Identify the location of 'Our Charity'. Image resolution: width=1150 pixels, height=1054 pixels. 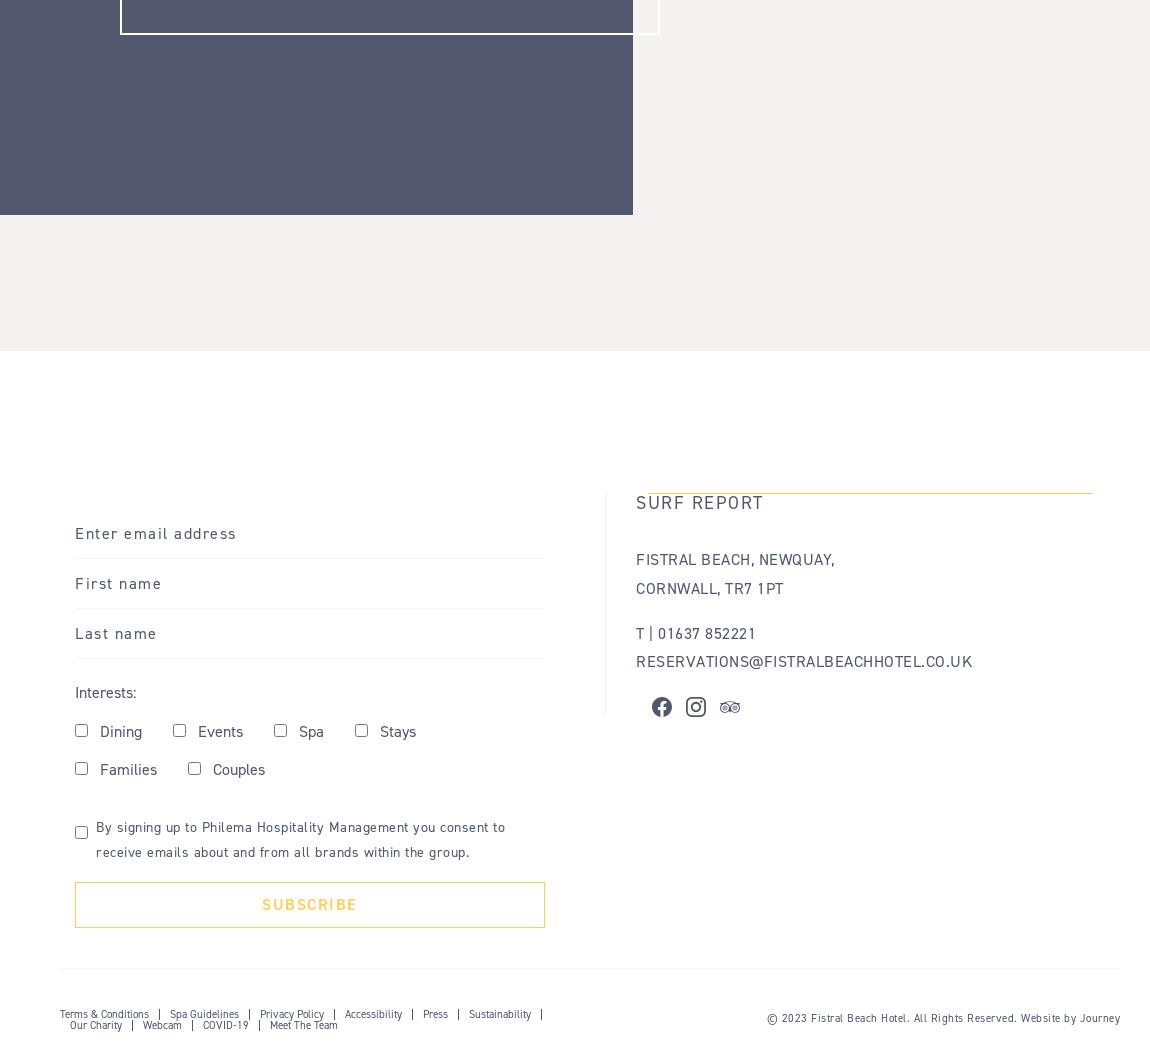
(95, 1024).